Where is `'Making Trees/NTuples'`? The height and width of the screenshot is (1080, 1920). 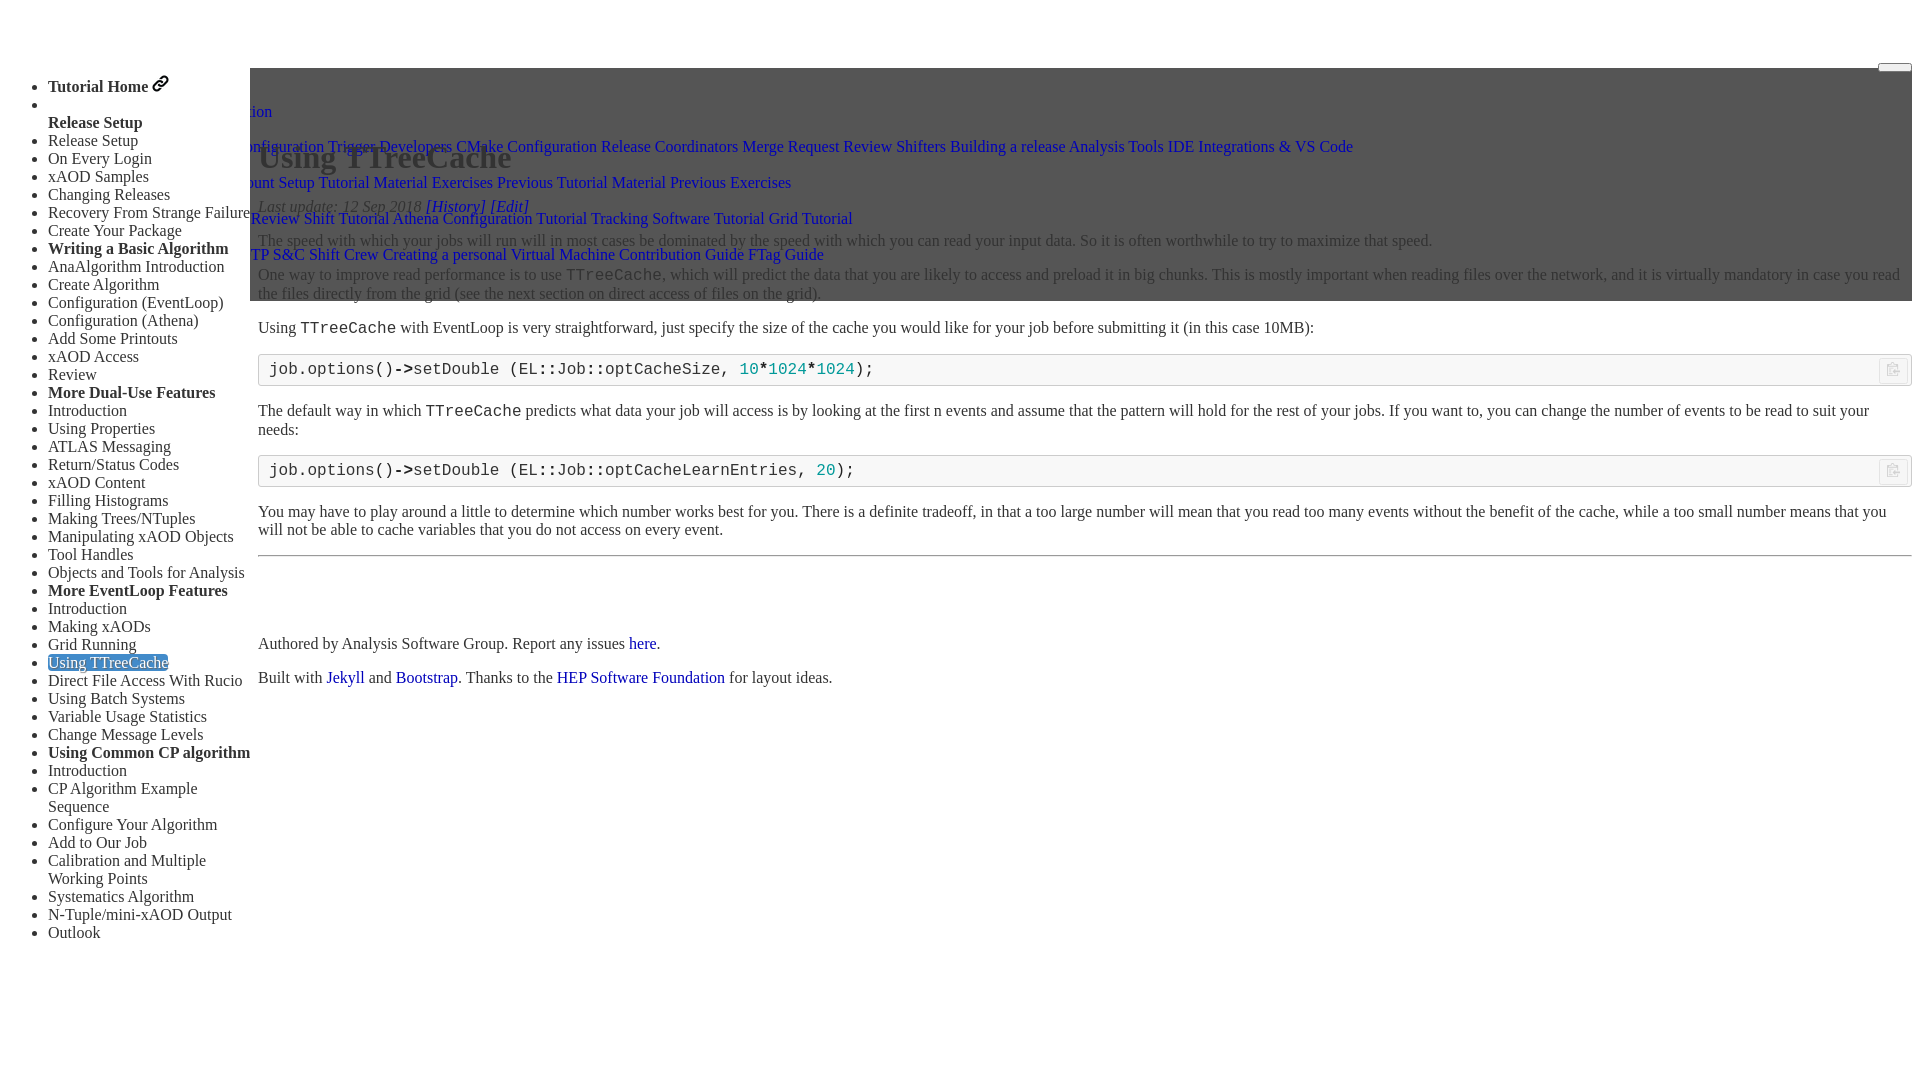 'Making Trees/NTuples' is located at coordinates (120, 517).